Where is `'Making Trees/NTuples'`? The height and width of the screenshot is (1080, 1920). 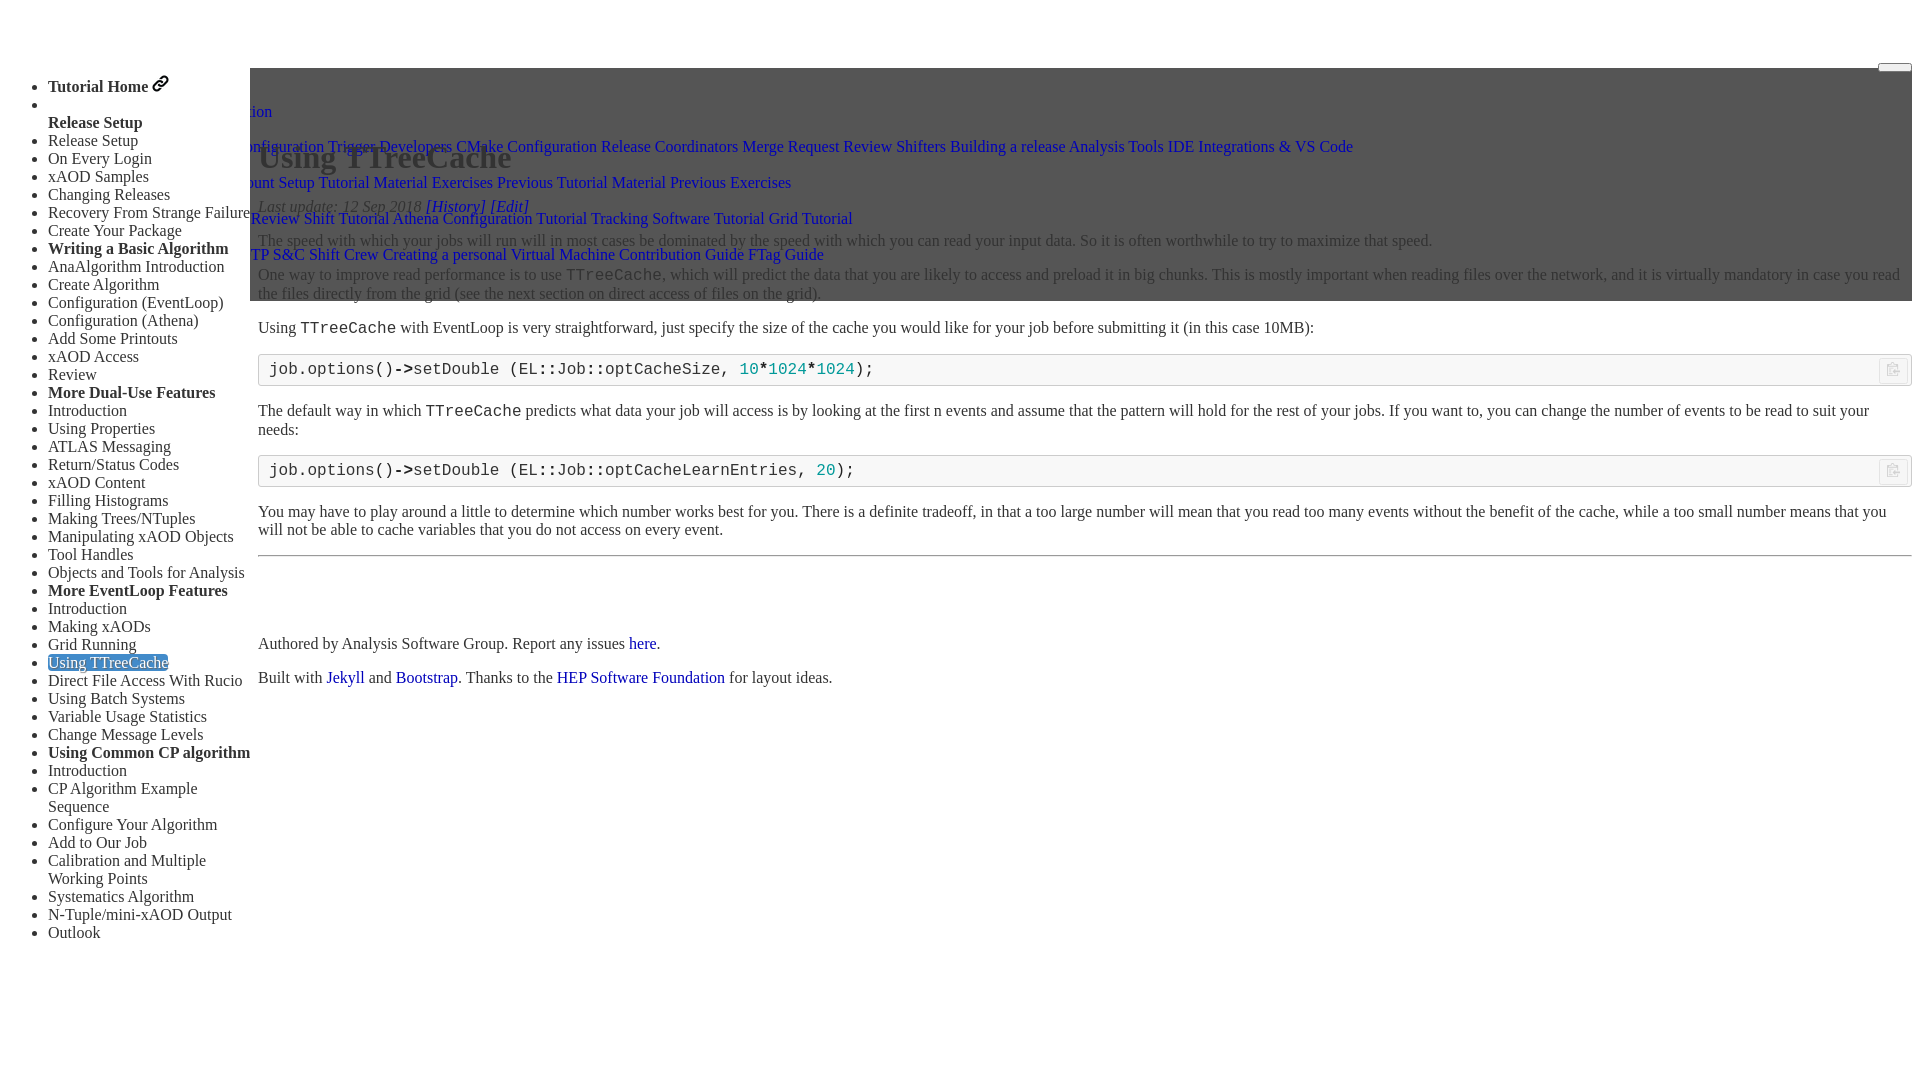 'Making Trees/NTuples' is located at coordinates (120, 517).